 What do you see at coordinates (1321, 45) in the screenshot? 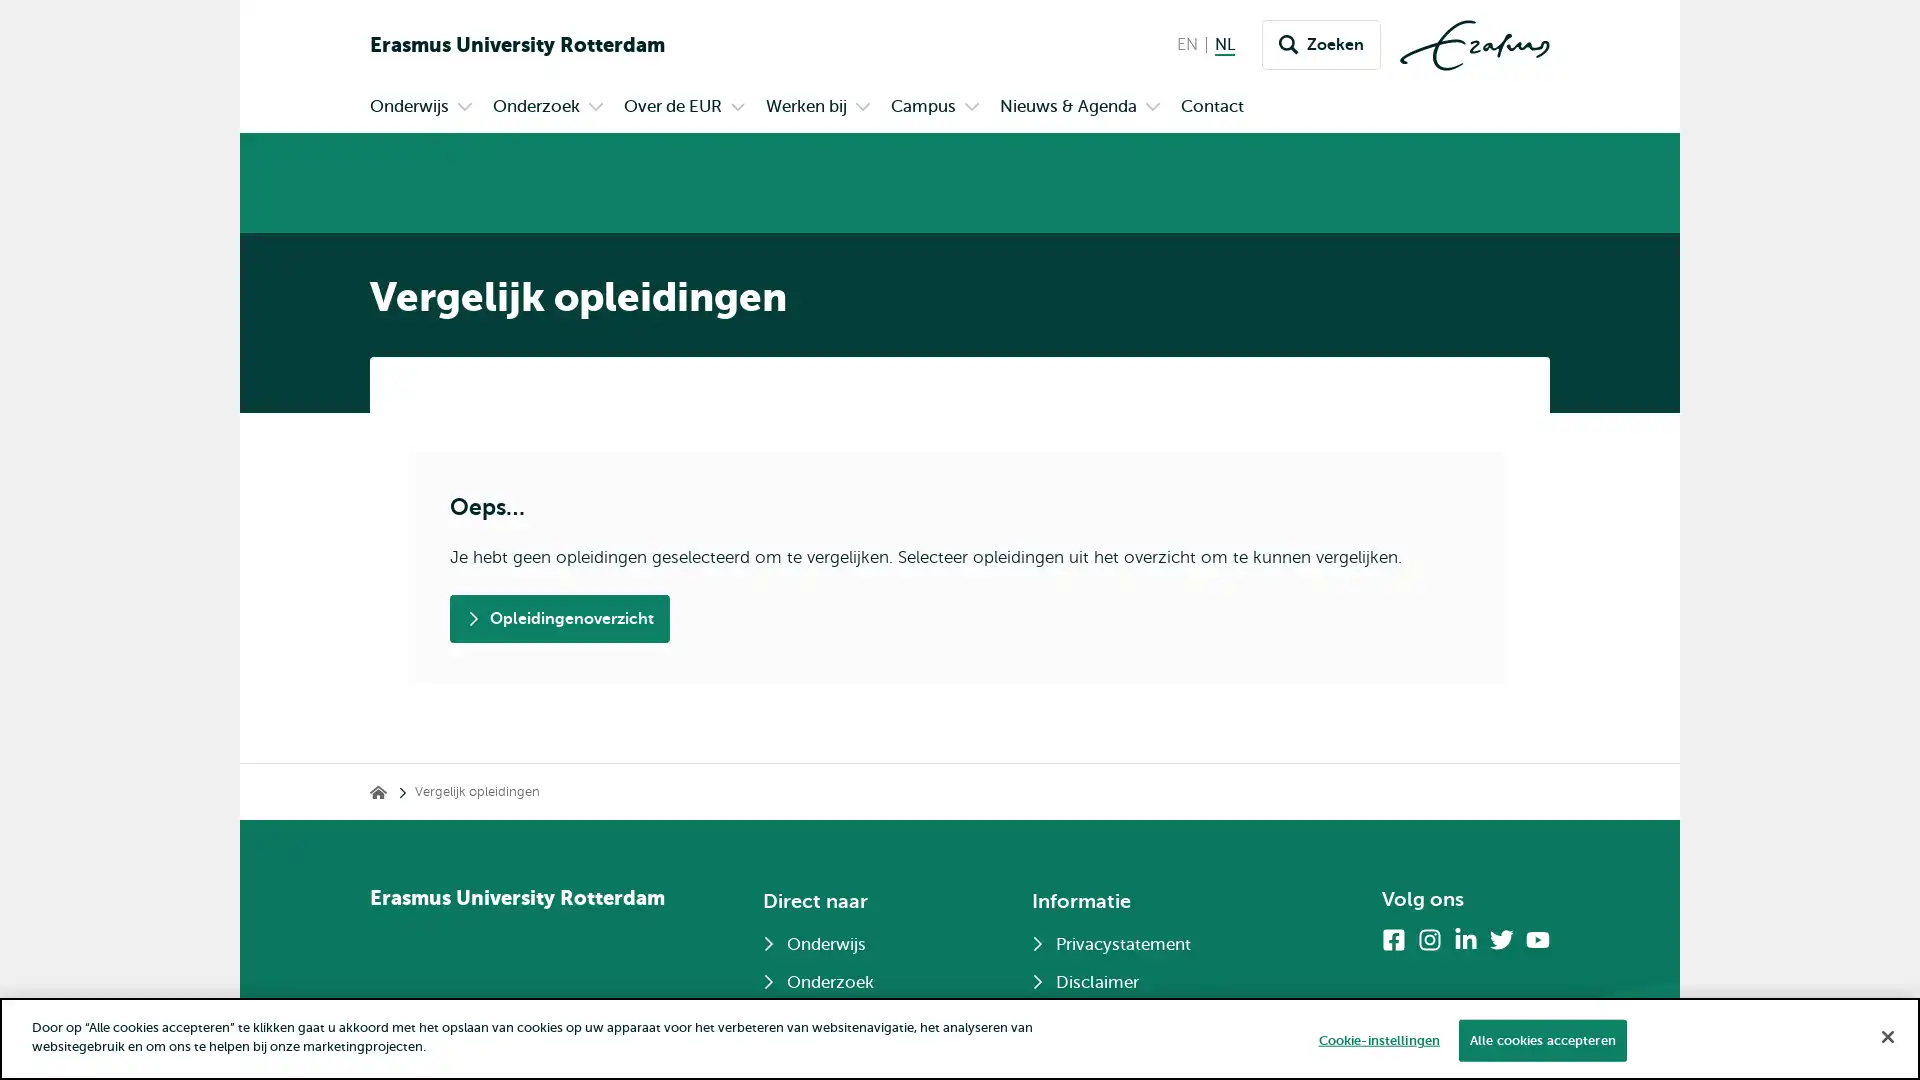
I see `Zoeken` at bounding box center [1321, 45].